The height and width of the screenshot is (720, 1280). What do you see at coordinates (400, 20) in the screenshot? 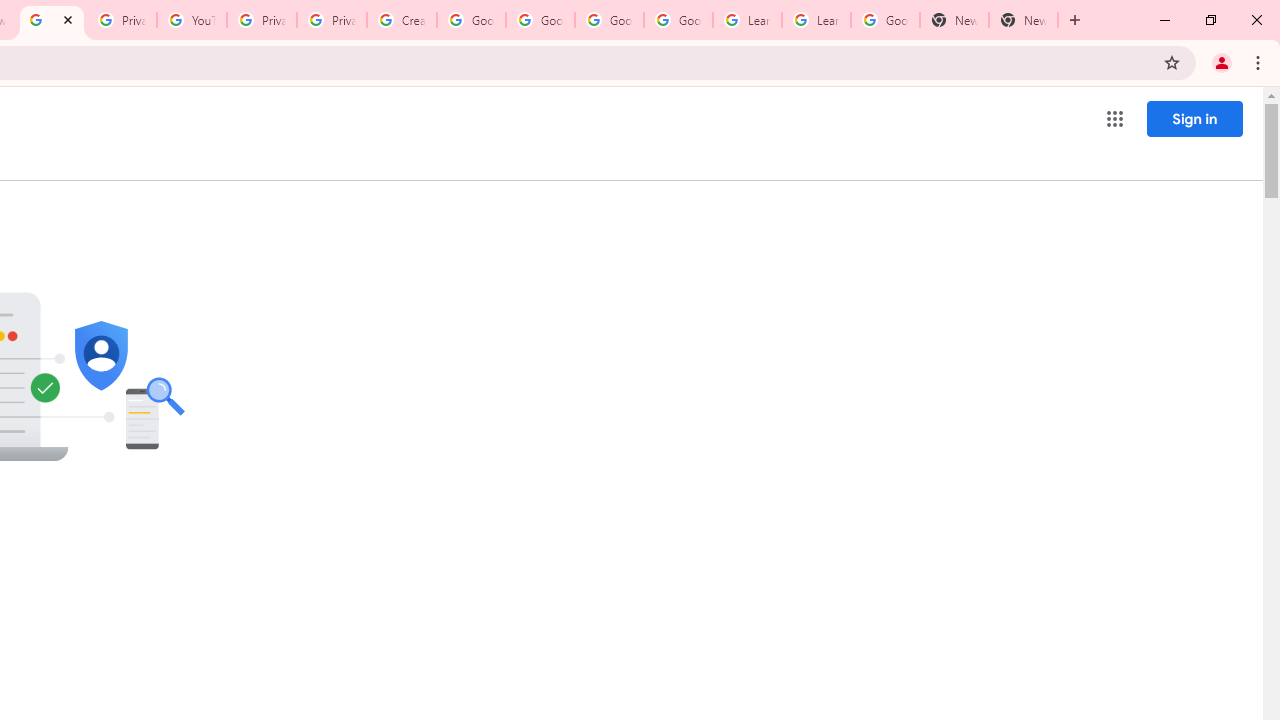
I see `'Create your Google Account'` at bounding box center [400, 20].